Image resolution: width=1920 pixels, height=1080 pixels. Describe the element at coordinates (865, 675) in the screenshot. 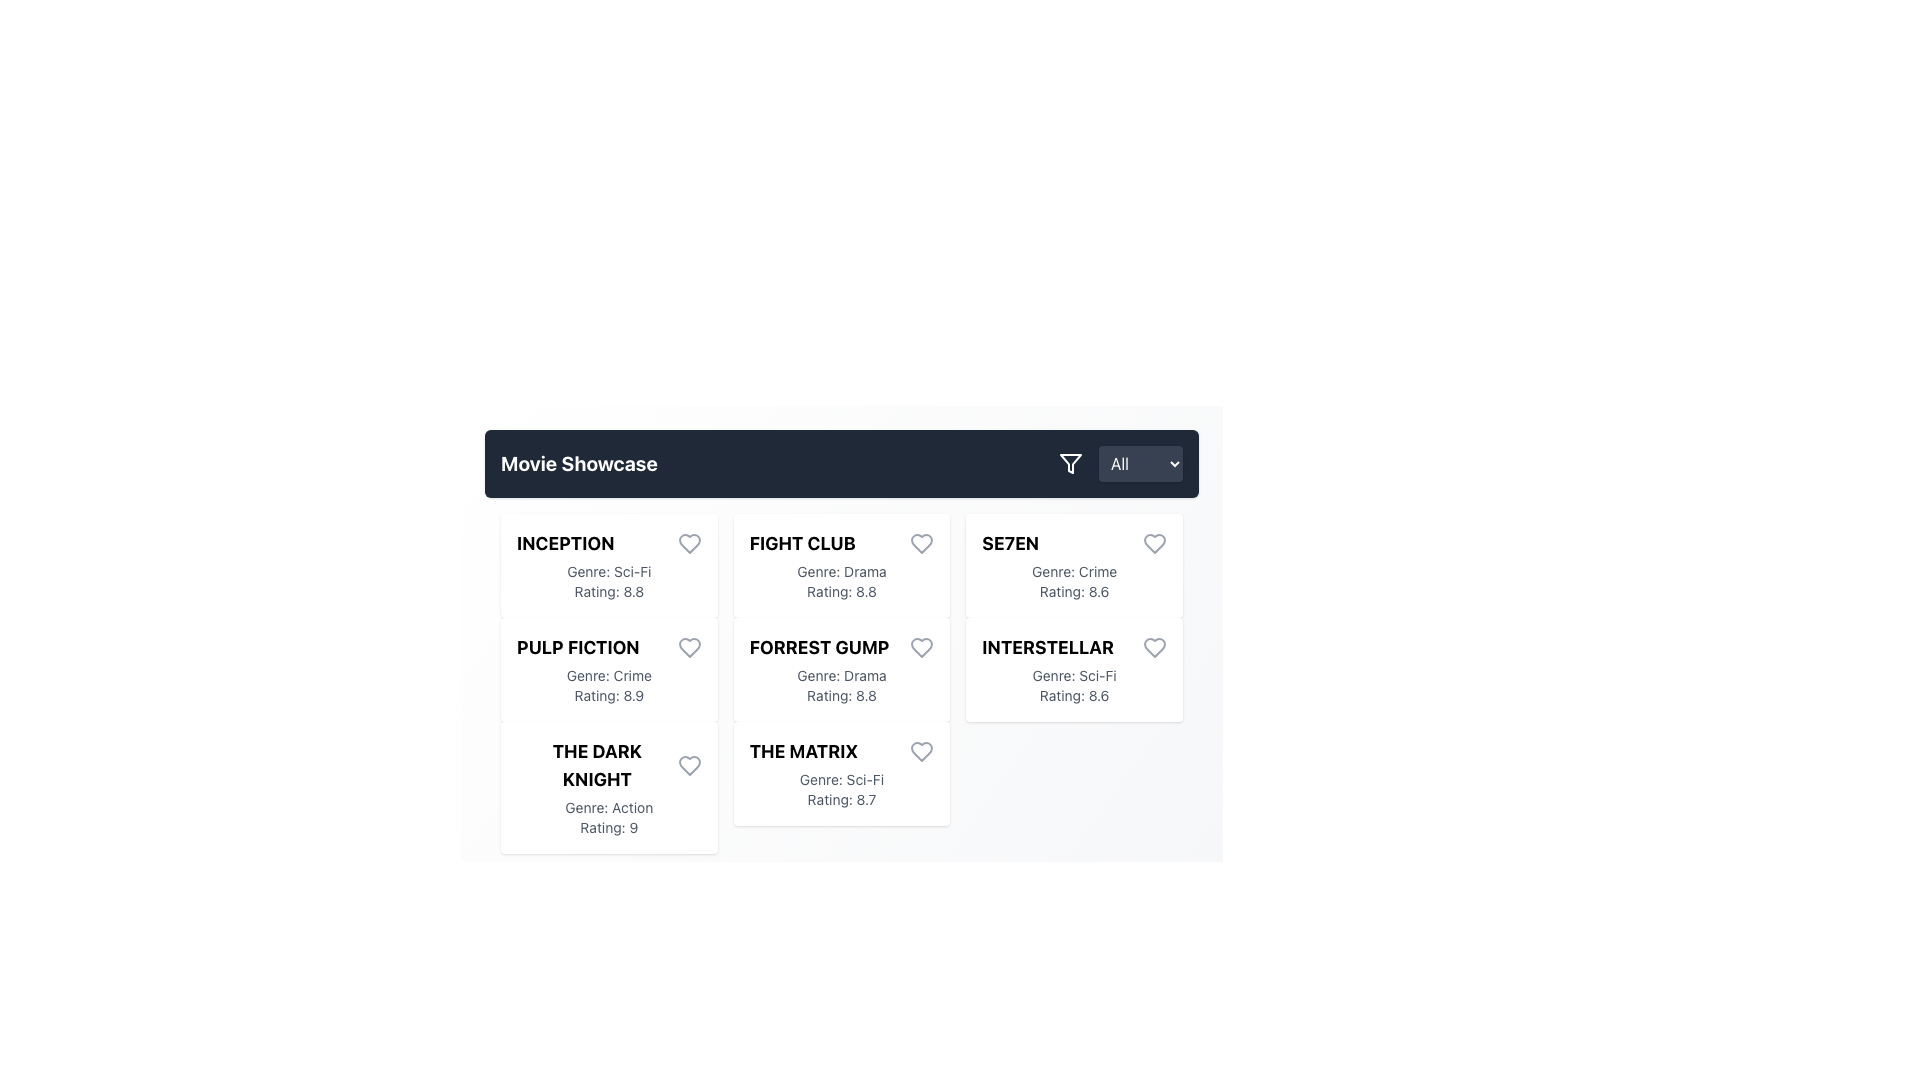

I see `text label displaying 'Drama' in gray font, located beneath the title 'FORREST GUMP' in the second row, third cell of the grid layout` at that location.